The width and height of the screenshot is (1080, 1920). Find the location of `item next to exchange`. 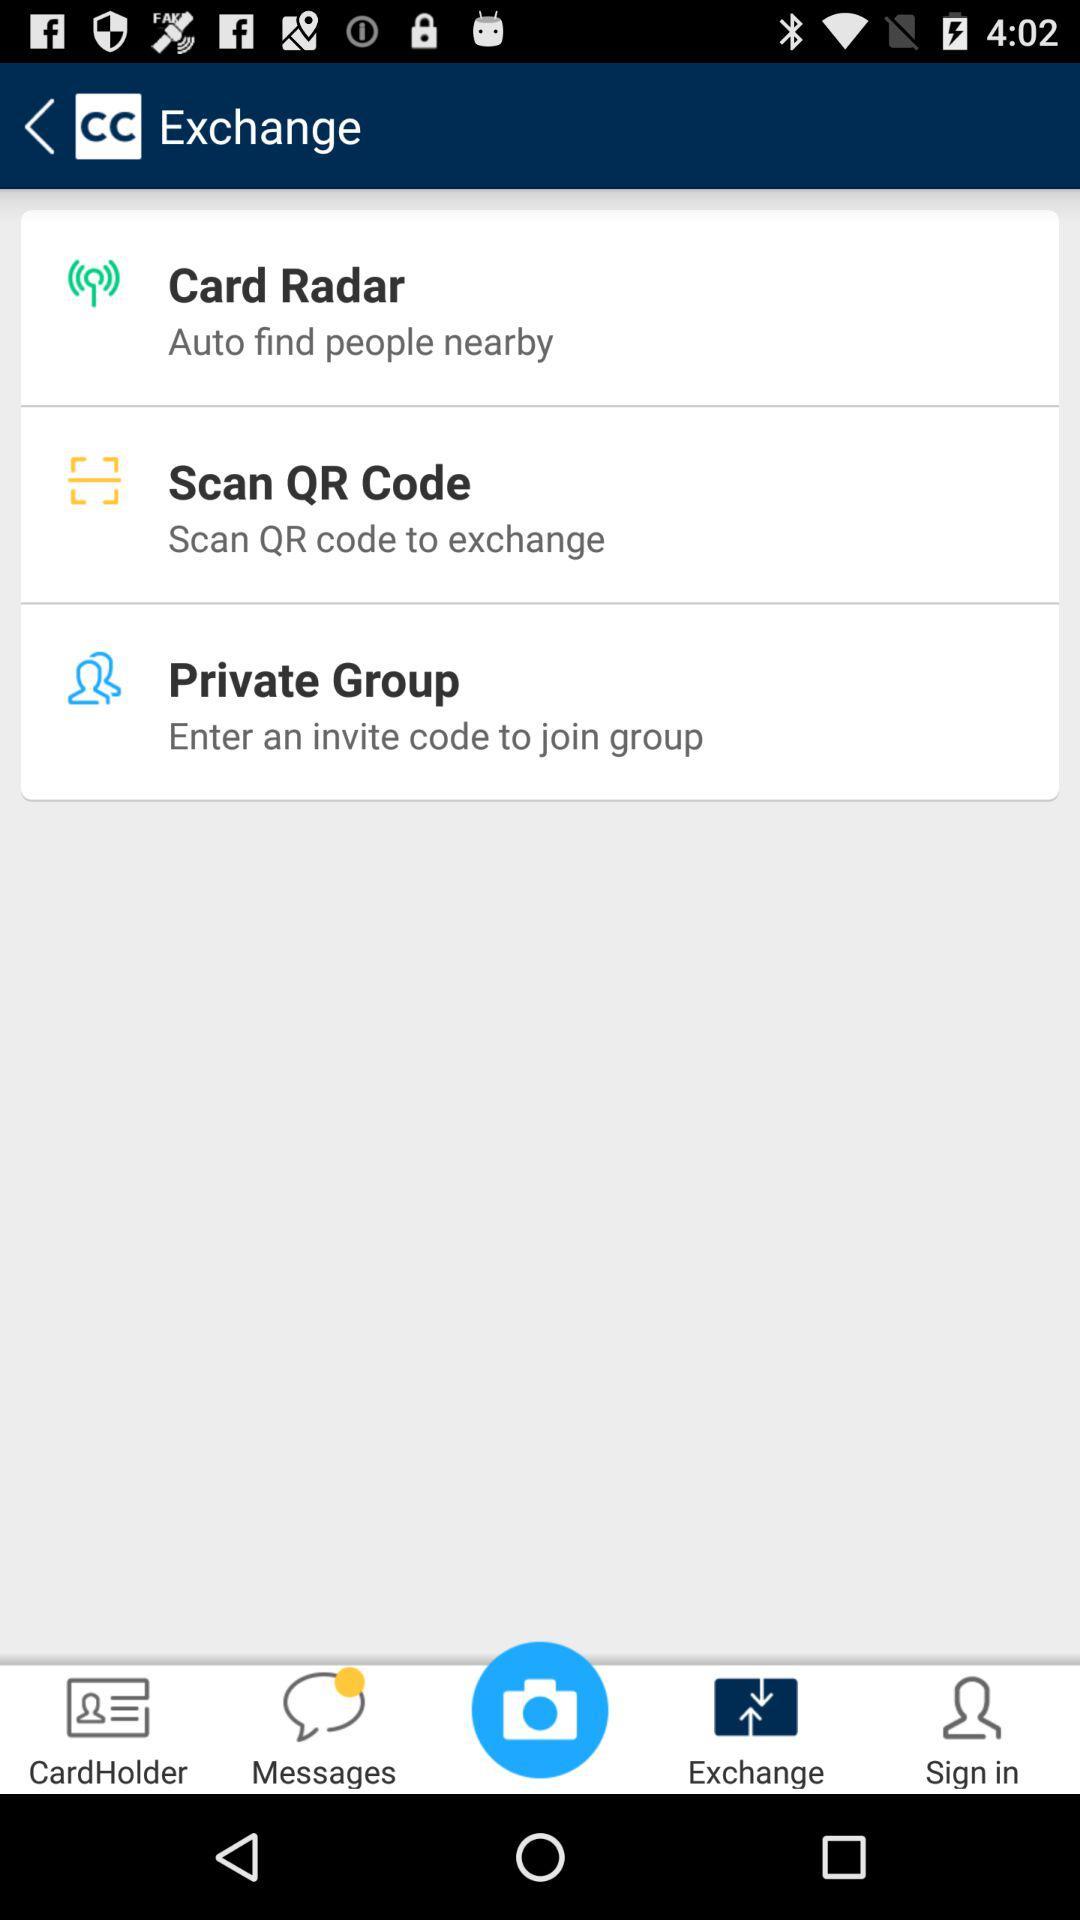

item next to exchange is located at coordinates (540, 1708).